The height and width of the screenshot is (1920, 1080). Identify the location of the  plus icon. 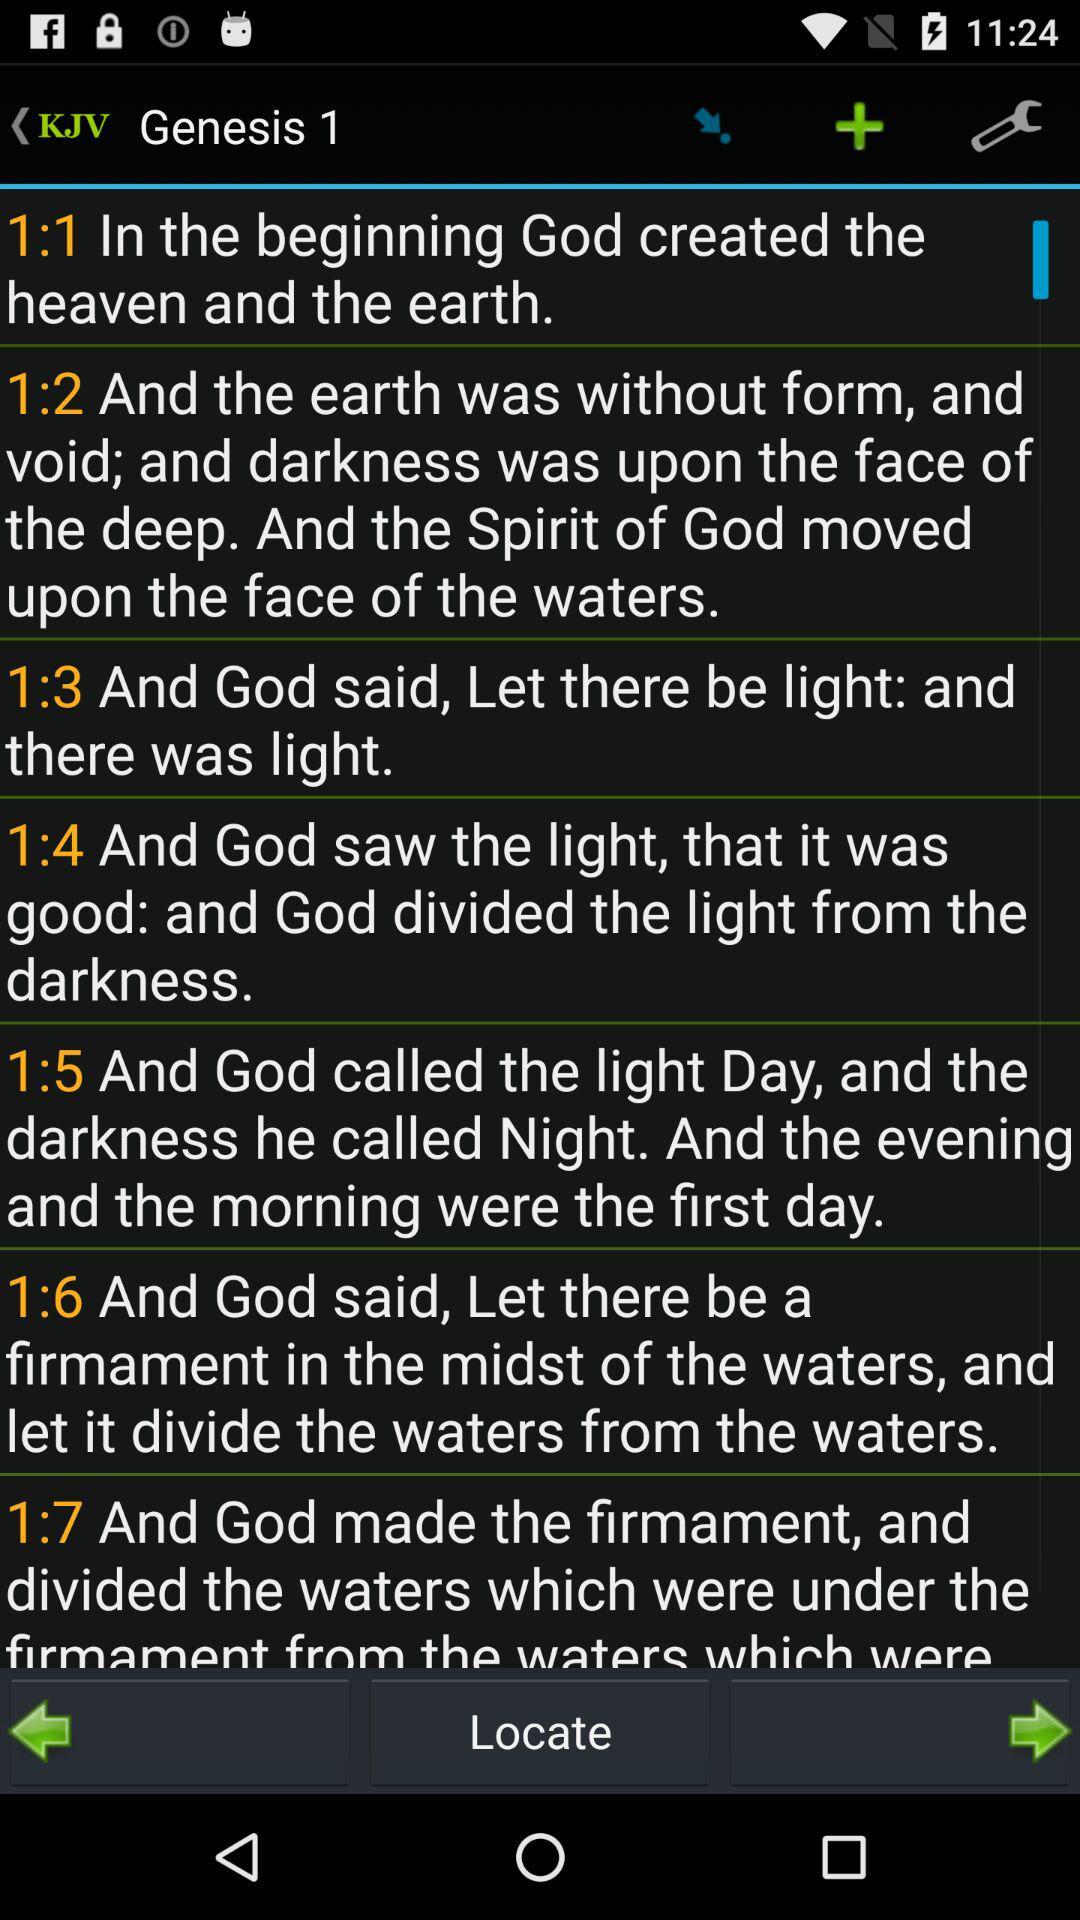
(858, 124).